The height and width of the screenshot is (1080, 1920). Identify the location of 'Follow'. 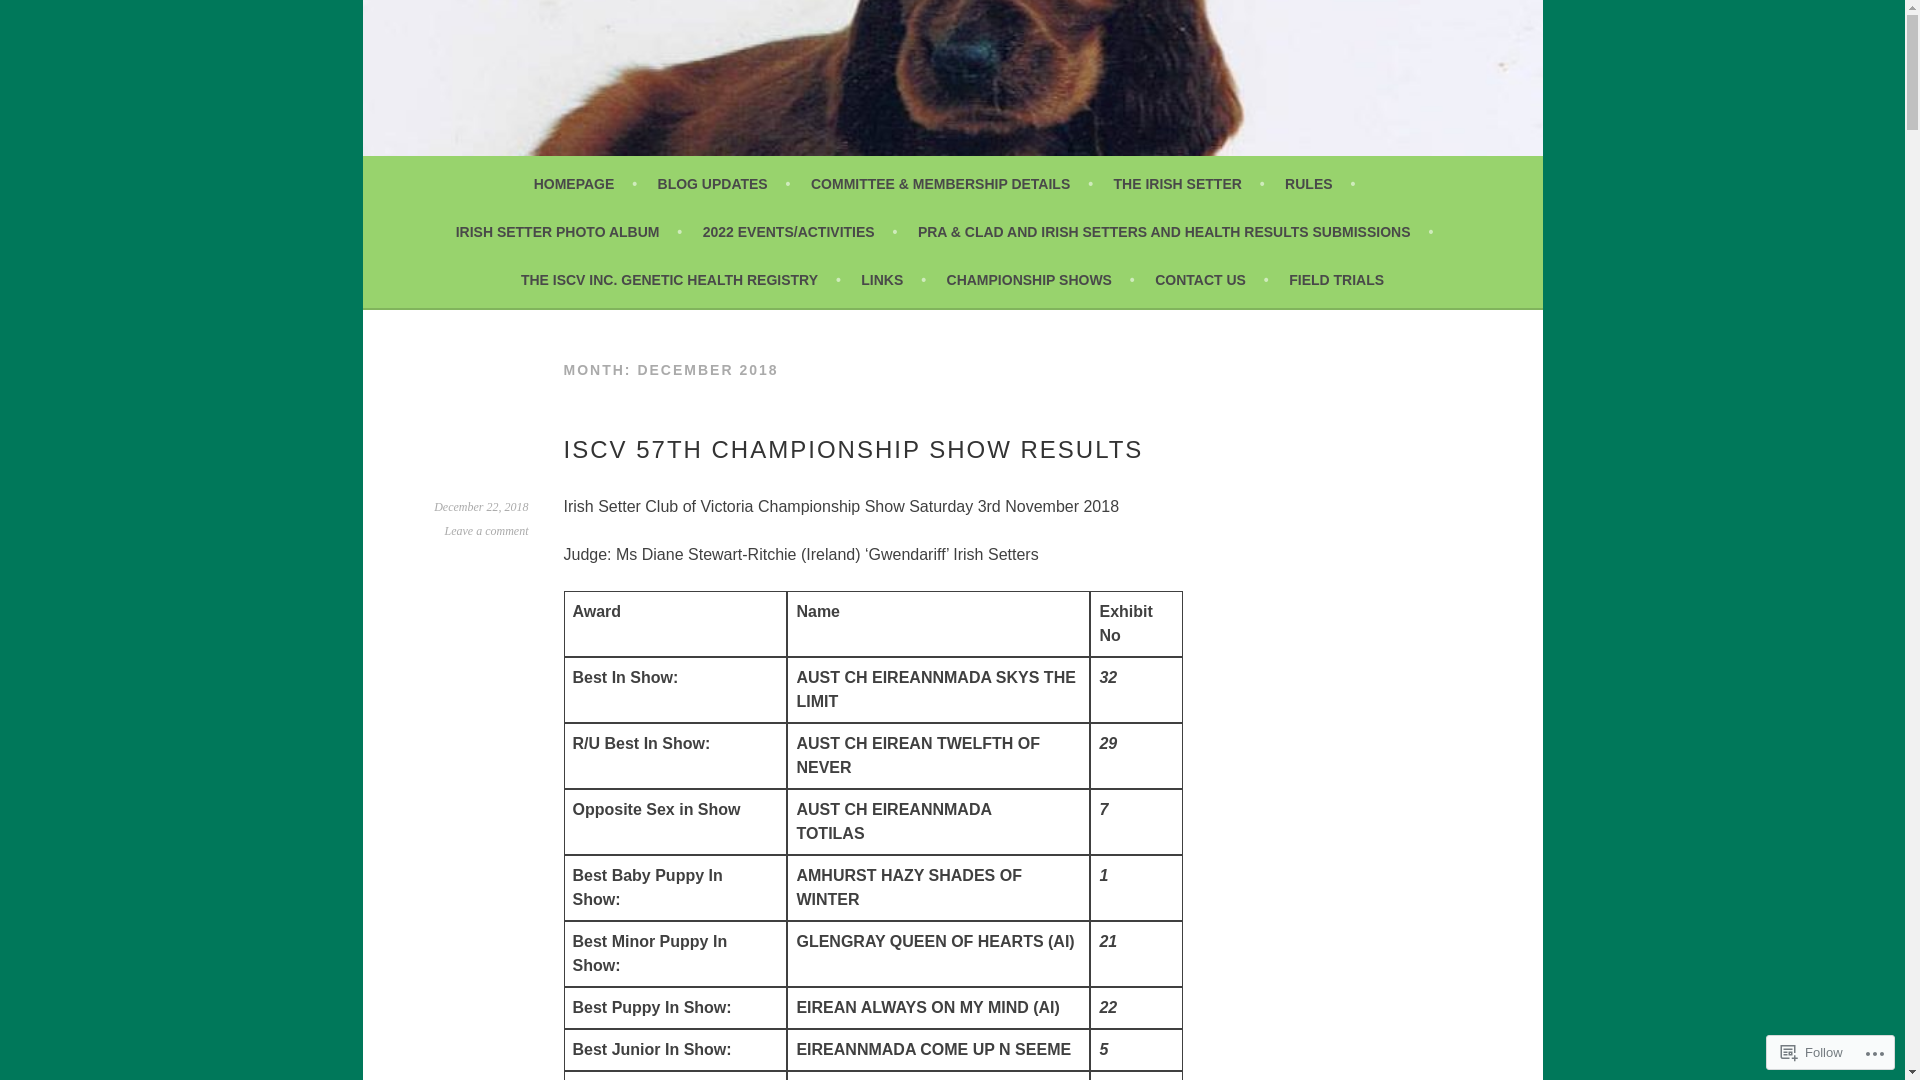
(1812, 1051).